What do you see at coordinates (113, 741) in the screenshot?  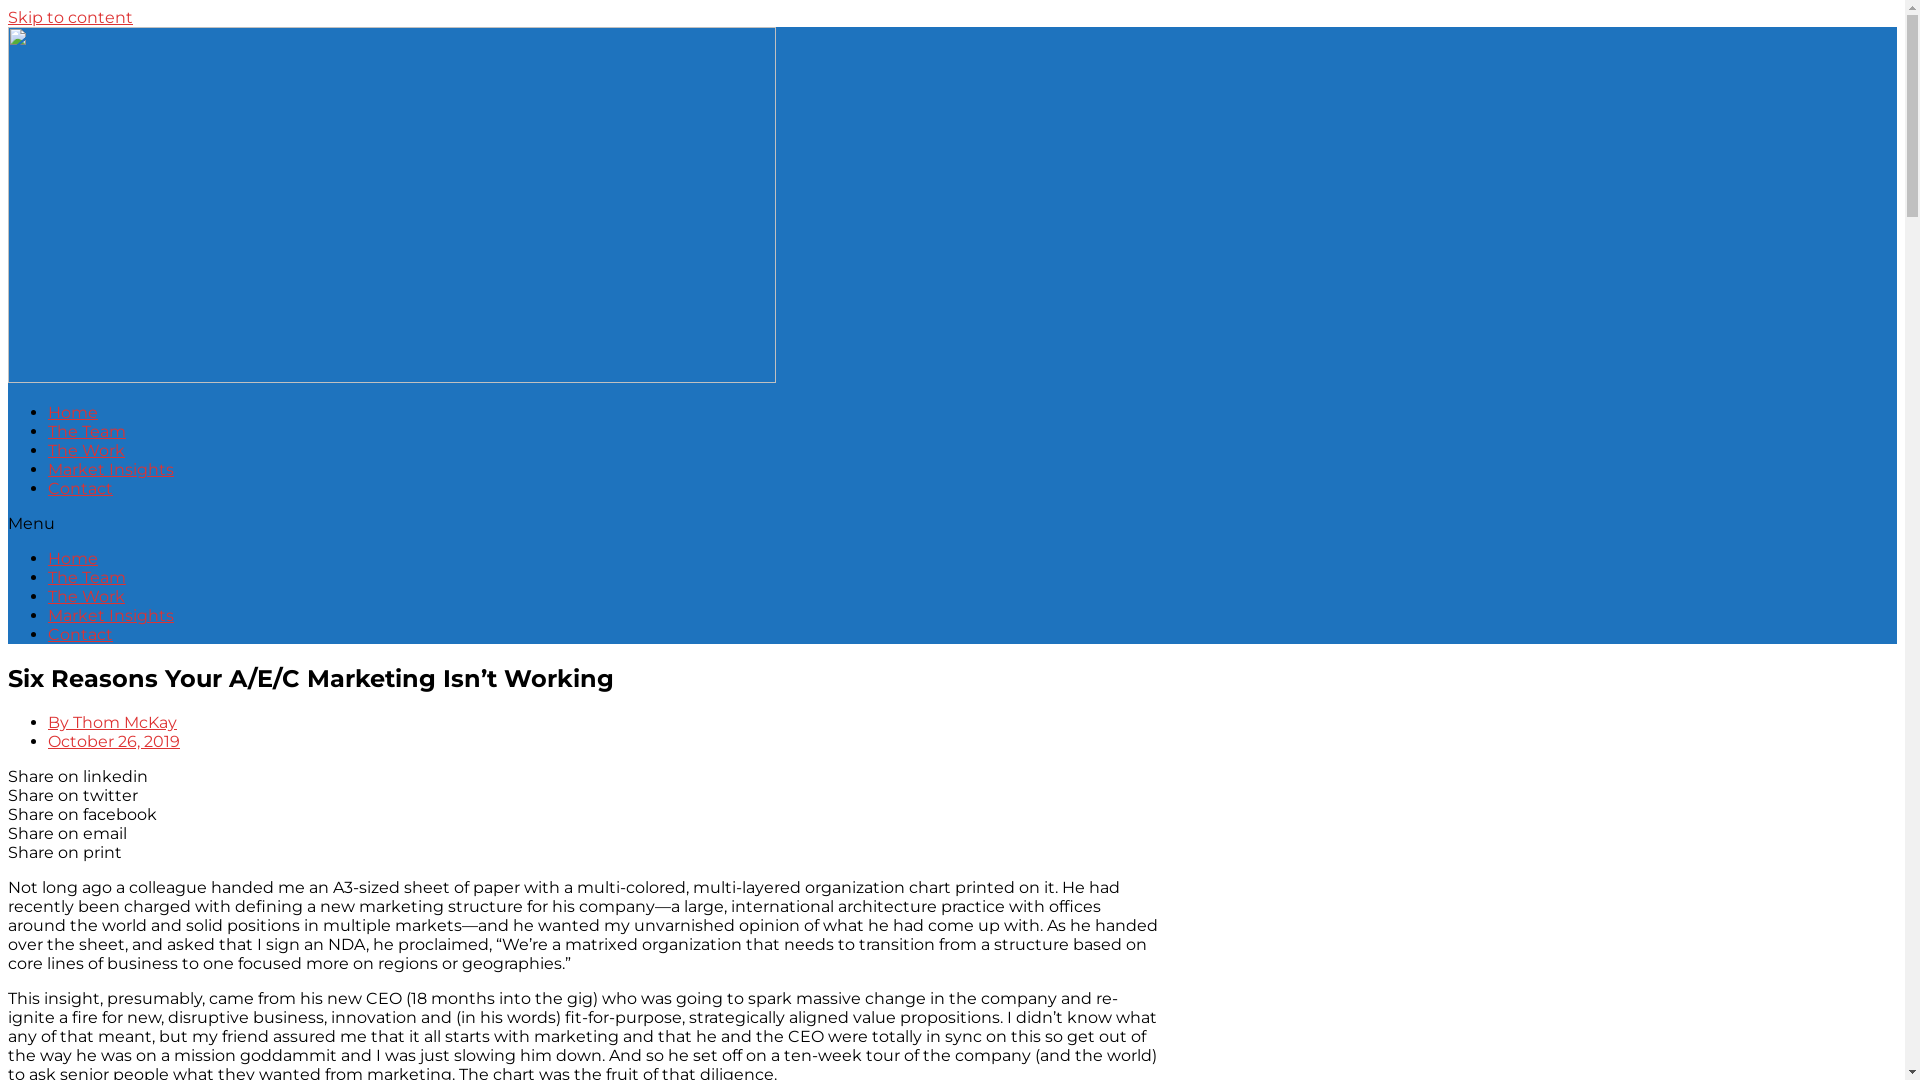 I see `'October 26, 2019'` at bounding box center [113, 741].